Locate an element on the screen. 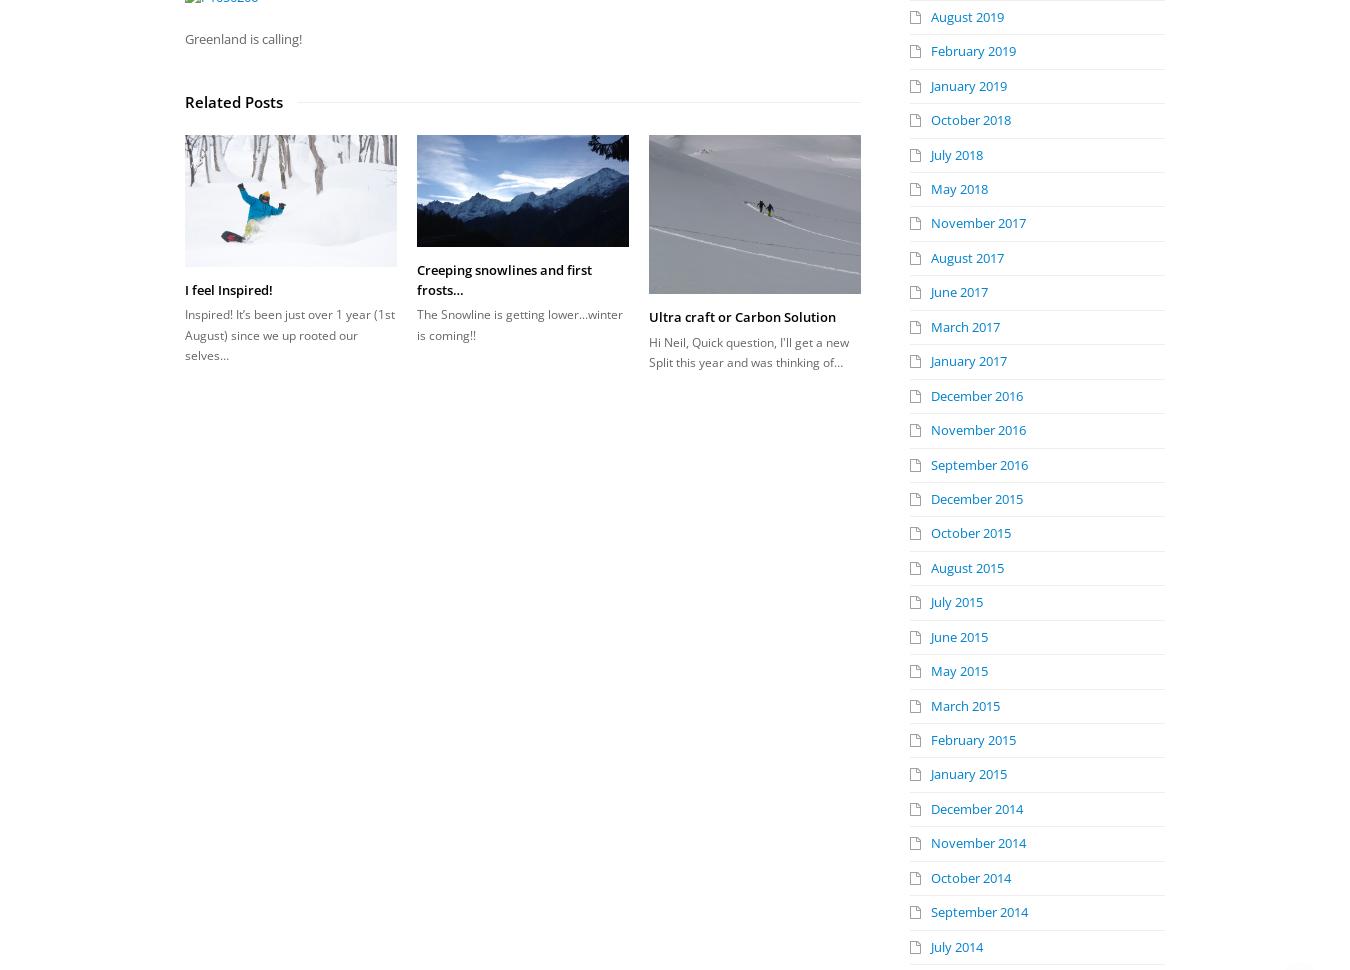  'August 2017' is located at coordinates (966, 255).